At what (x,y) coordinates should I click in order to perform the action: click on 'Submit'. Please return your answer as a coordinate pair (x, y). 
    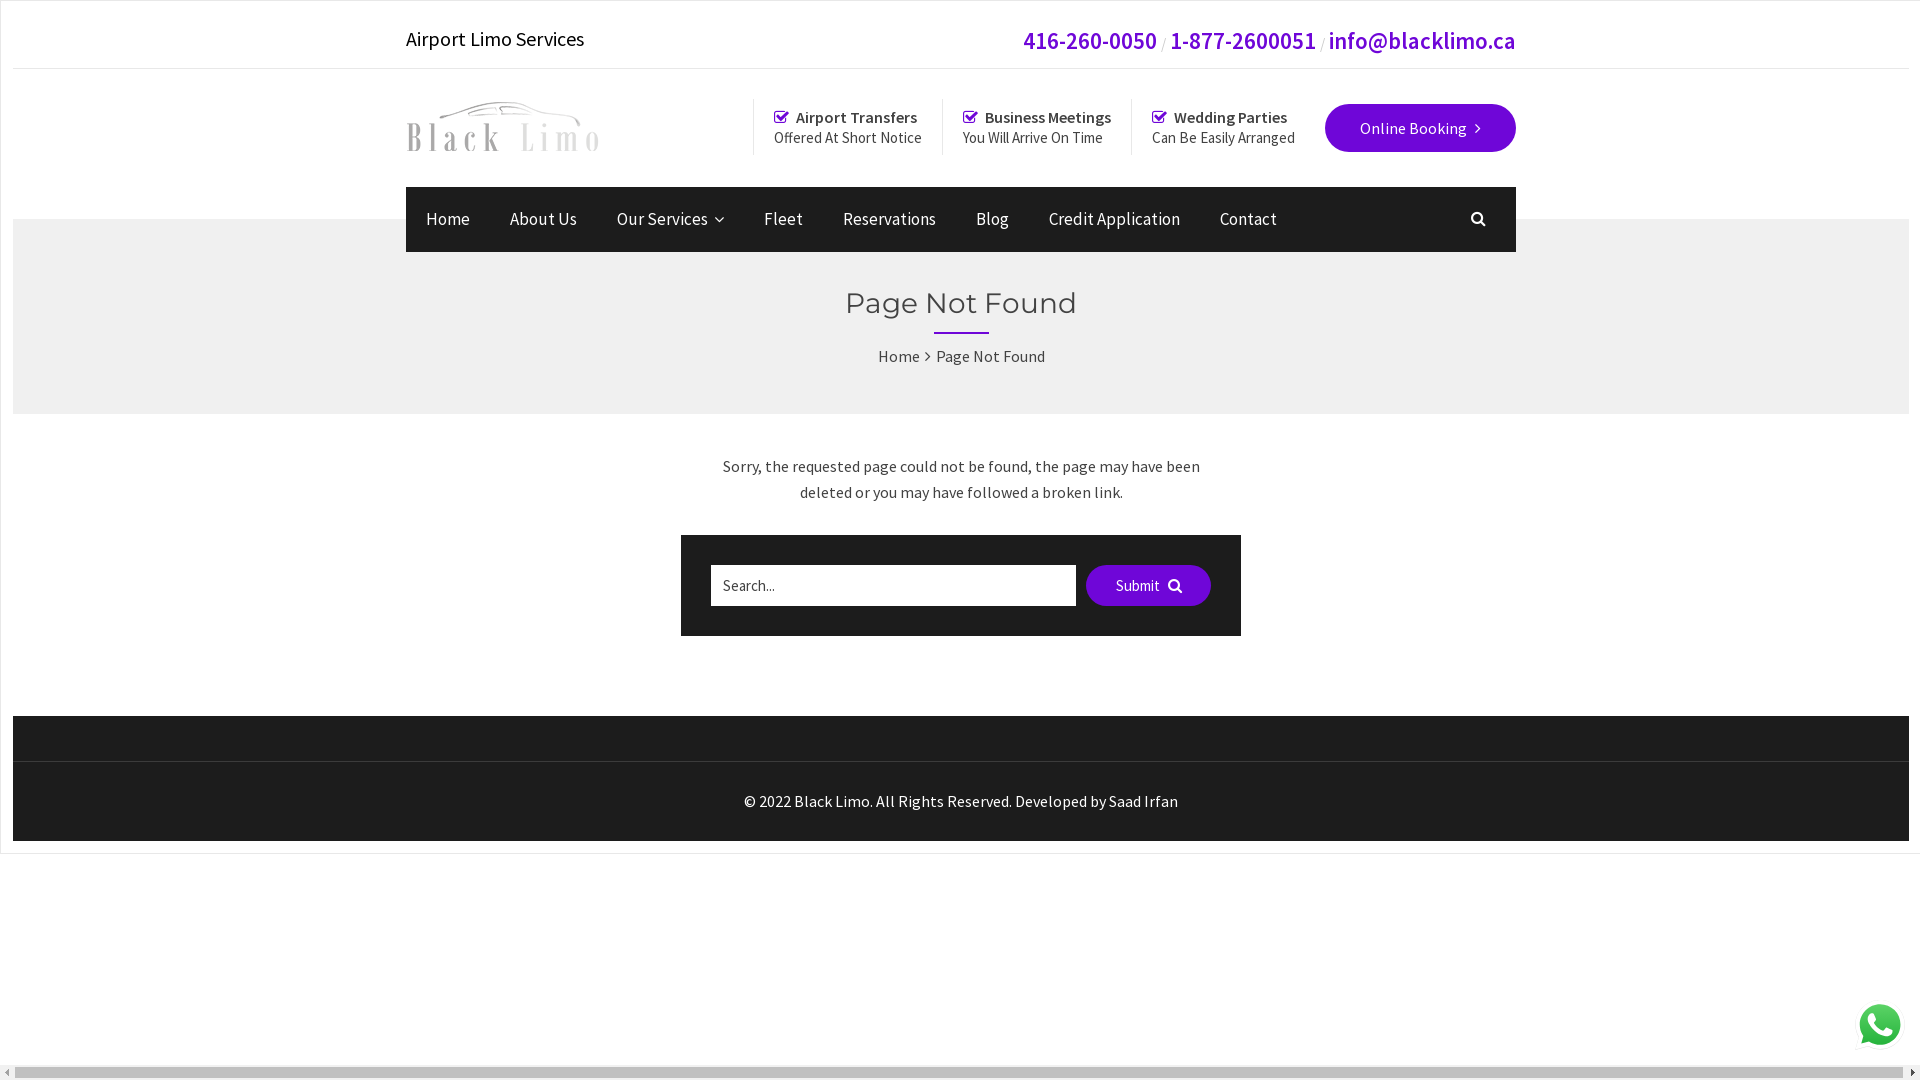
    Looking at the image, I should click on (1148, 585).